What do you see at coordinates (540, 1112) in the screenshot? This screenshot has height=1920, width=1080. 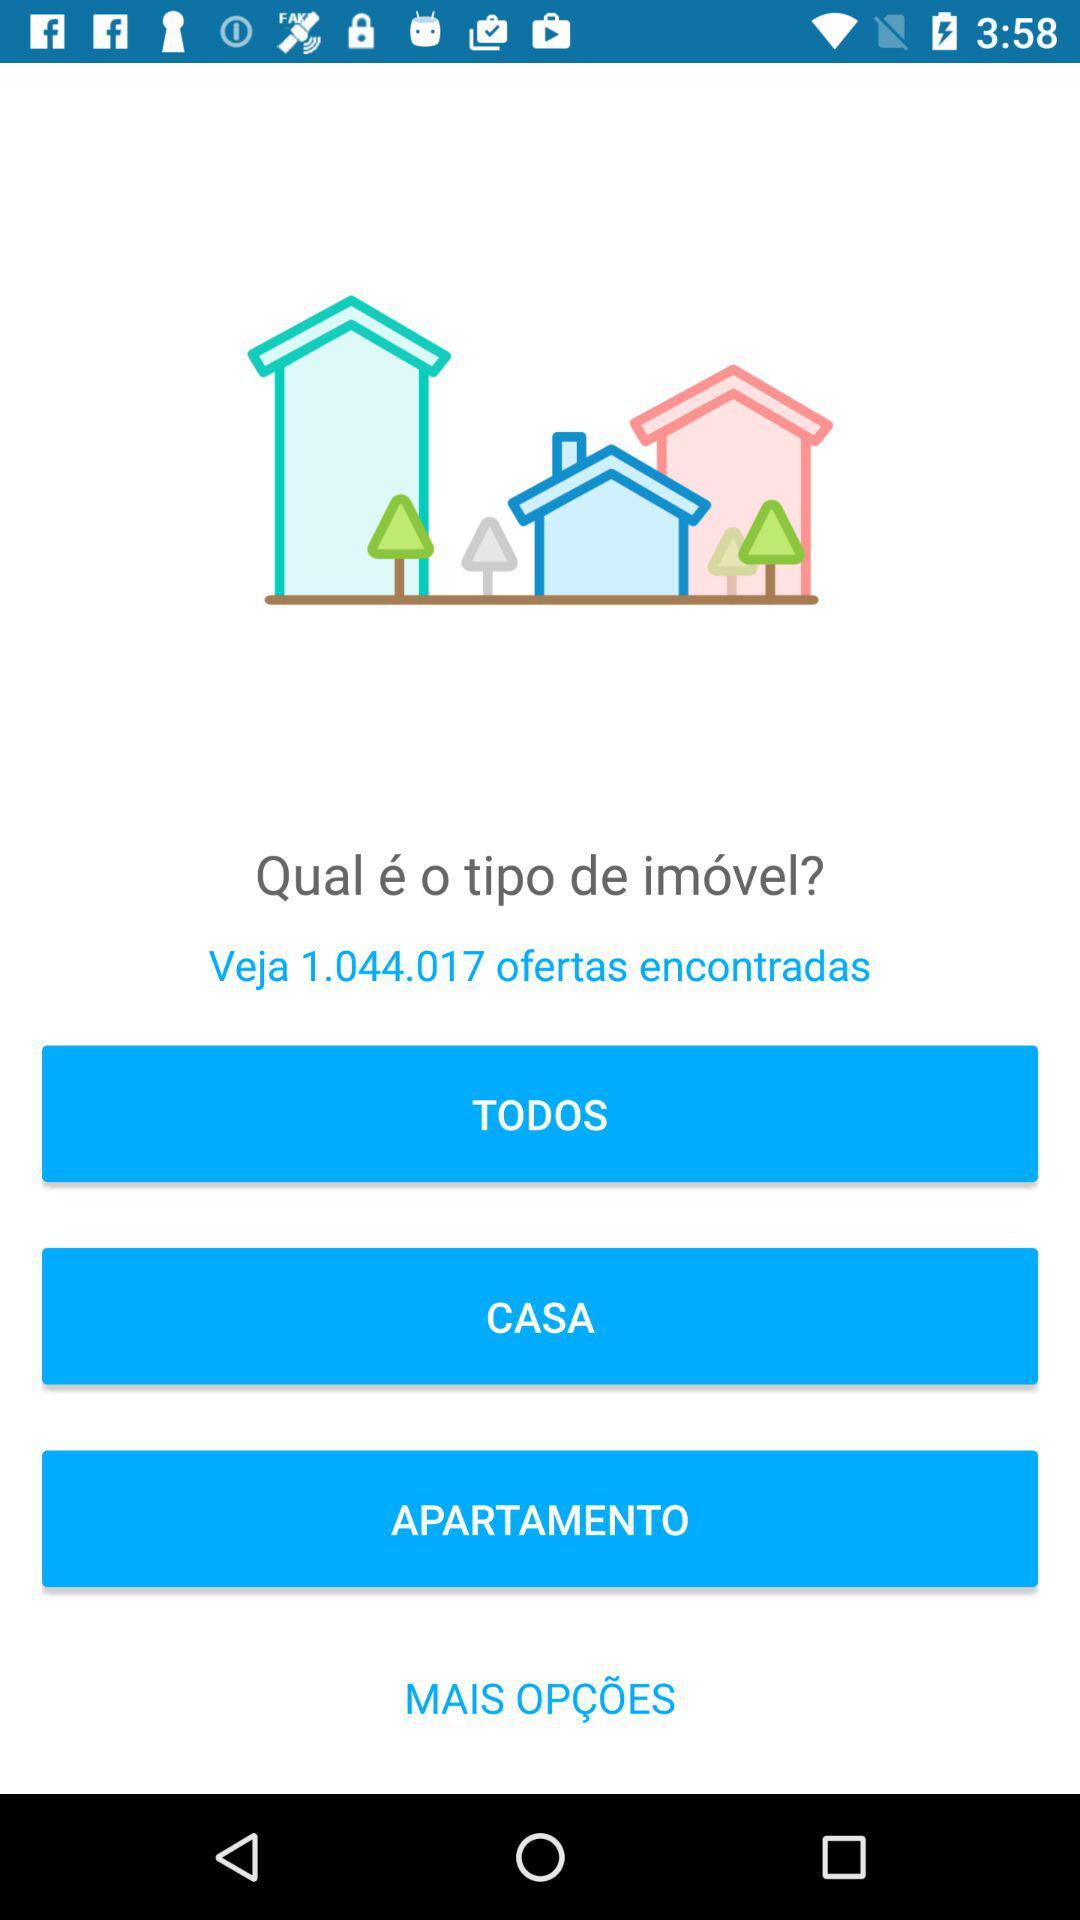 I see `todos` at bounding box center [540, 1112].